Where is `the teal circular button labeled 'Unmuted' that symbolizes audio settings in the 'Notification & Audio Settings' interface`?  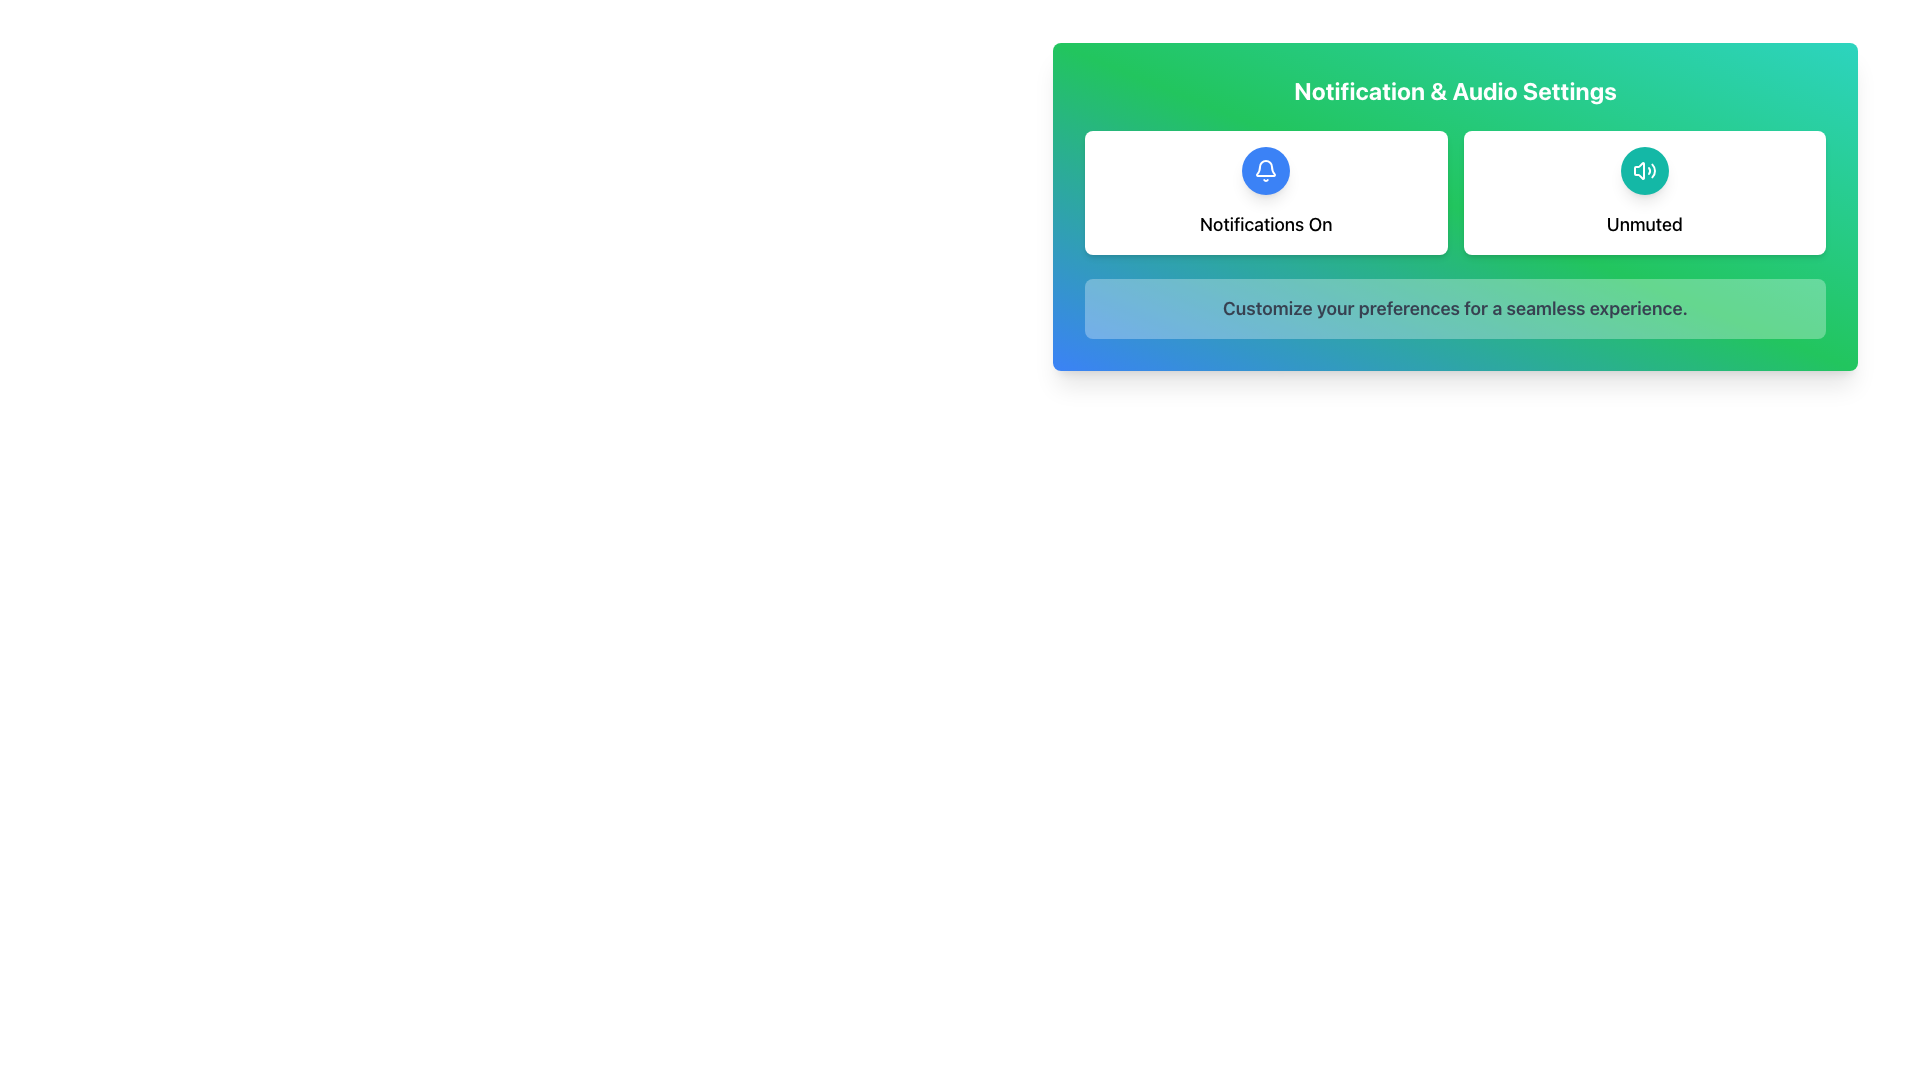
the teal circular button labeled 'Unmuted' that symbolizes audio settings in the 'Notification & Audio Settings' interface is located at coordinates (1644, 169).